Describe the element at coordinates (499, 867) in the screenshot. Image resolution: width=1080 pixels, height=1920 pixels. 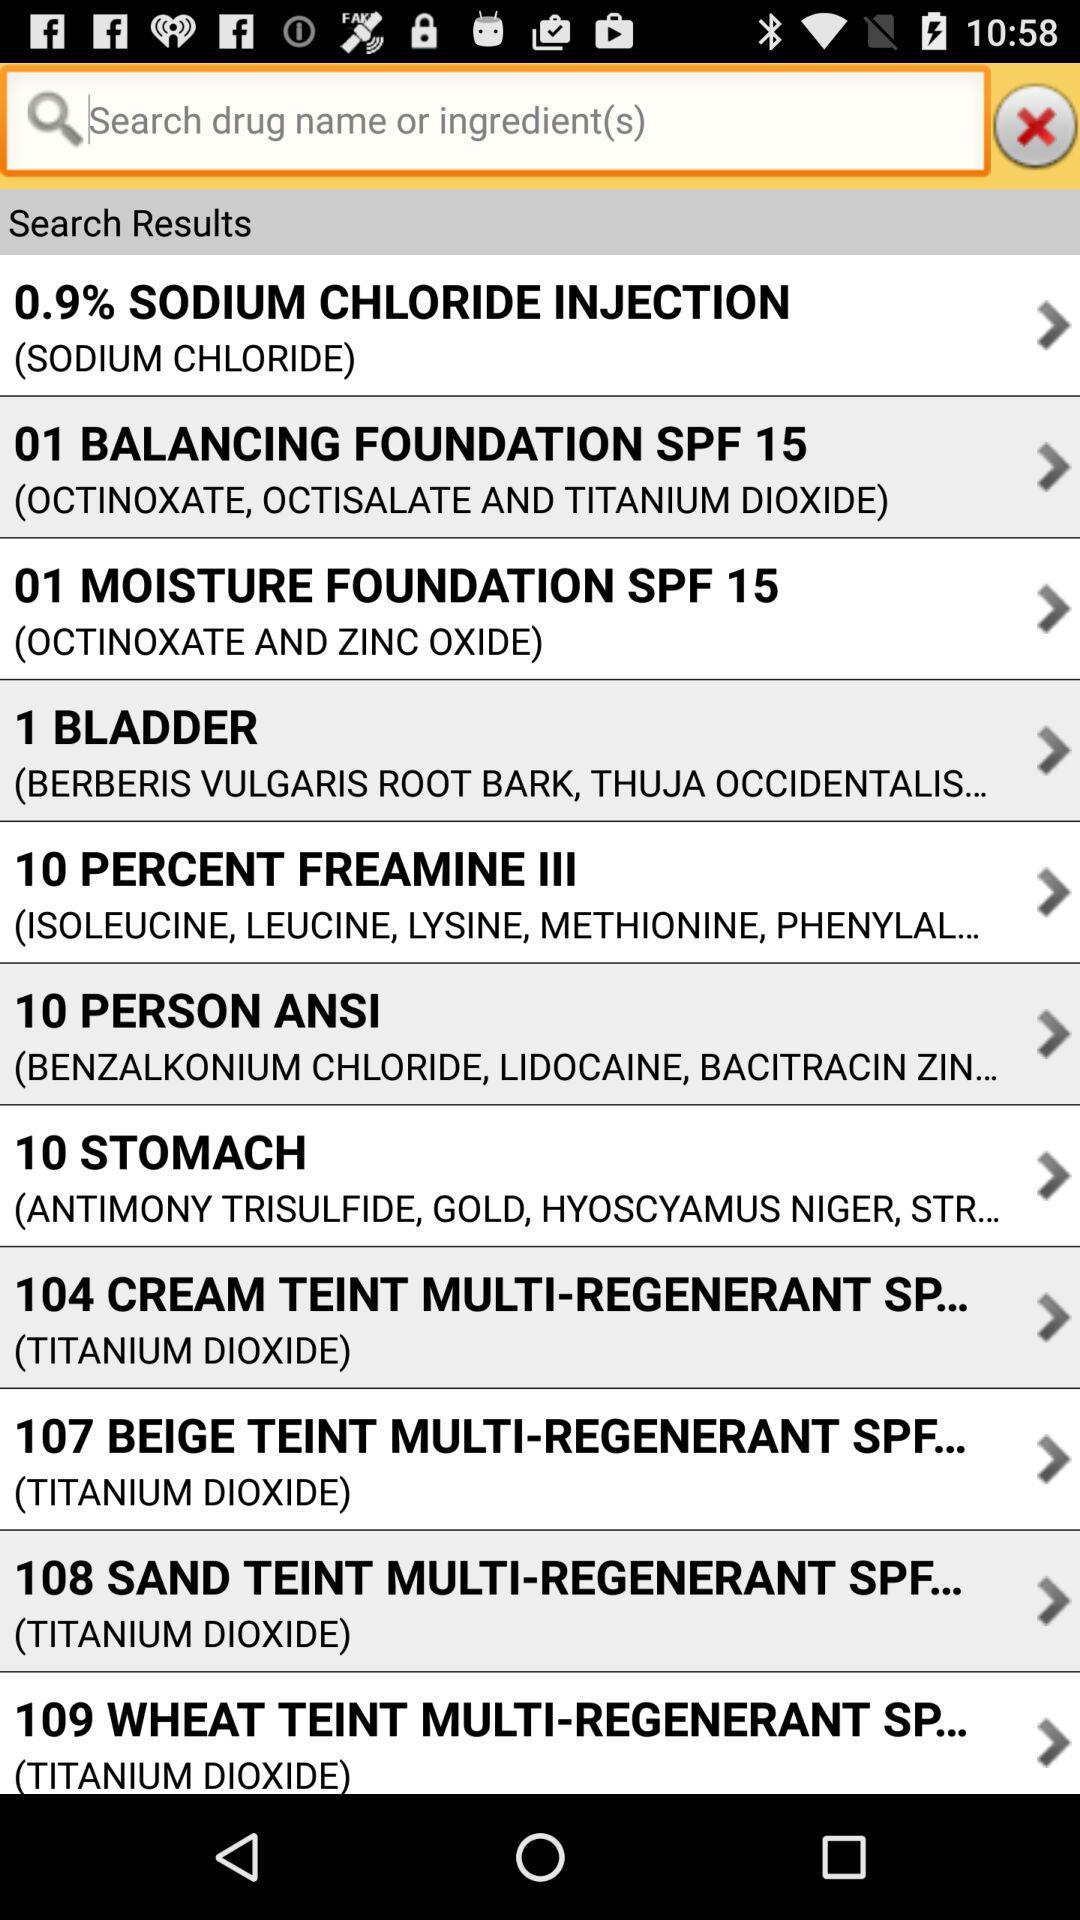
I see `app above the isoleucine leucine lysine item` at that location.